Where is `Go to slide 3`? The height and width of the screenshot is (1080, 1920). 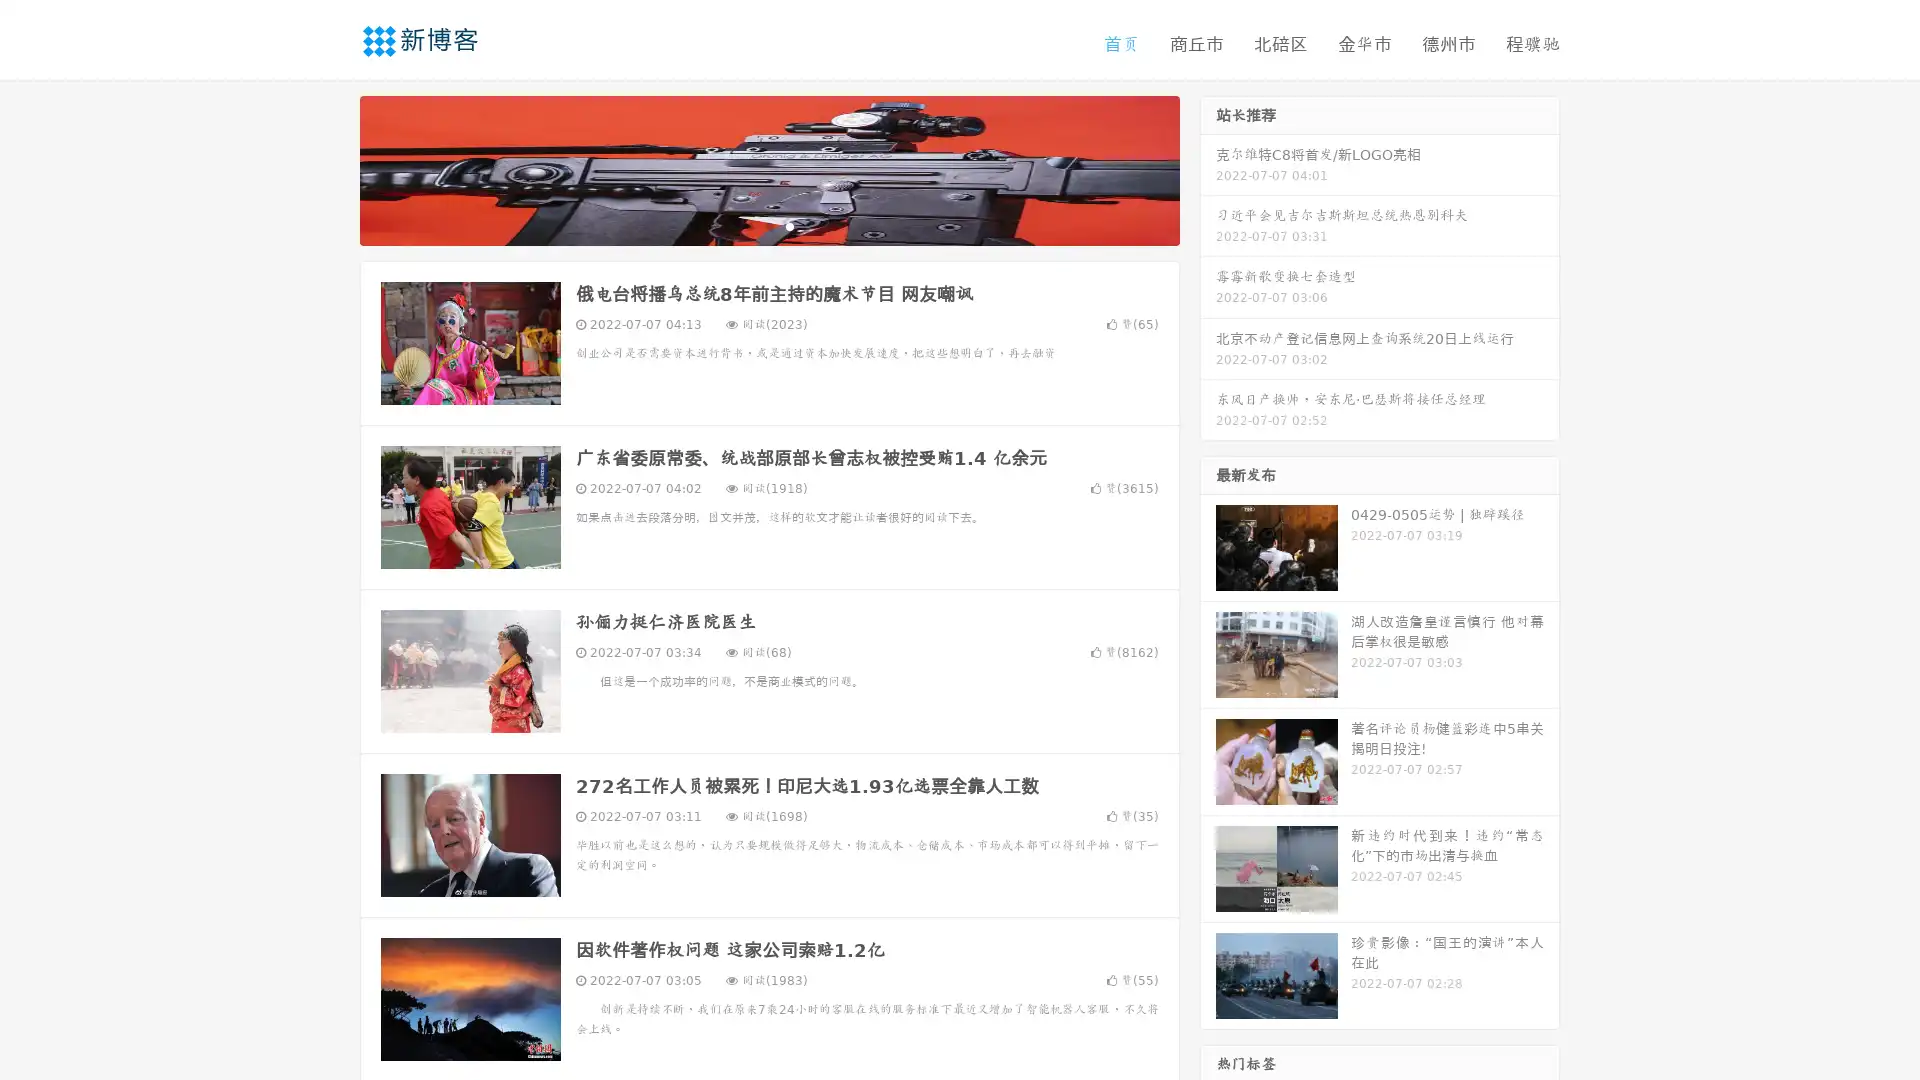
Go to slide 3 is located at coordinates (789, 225).